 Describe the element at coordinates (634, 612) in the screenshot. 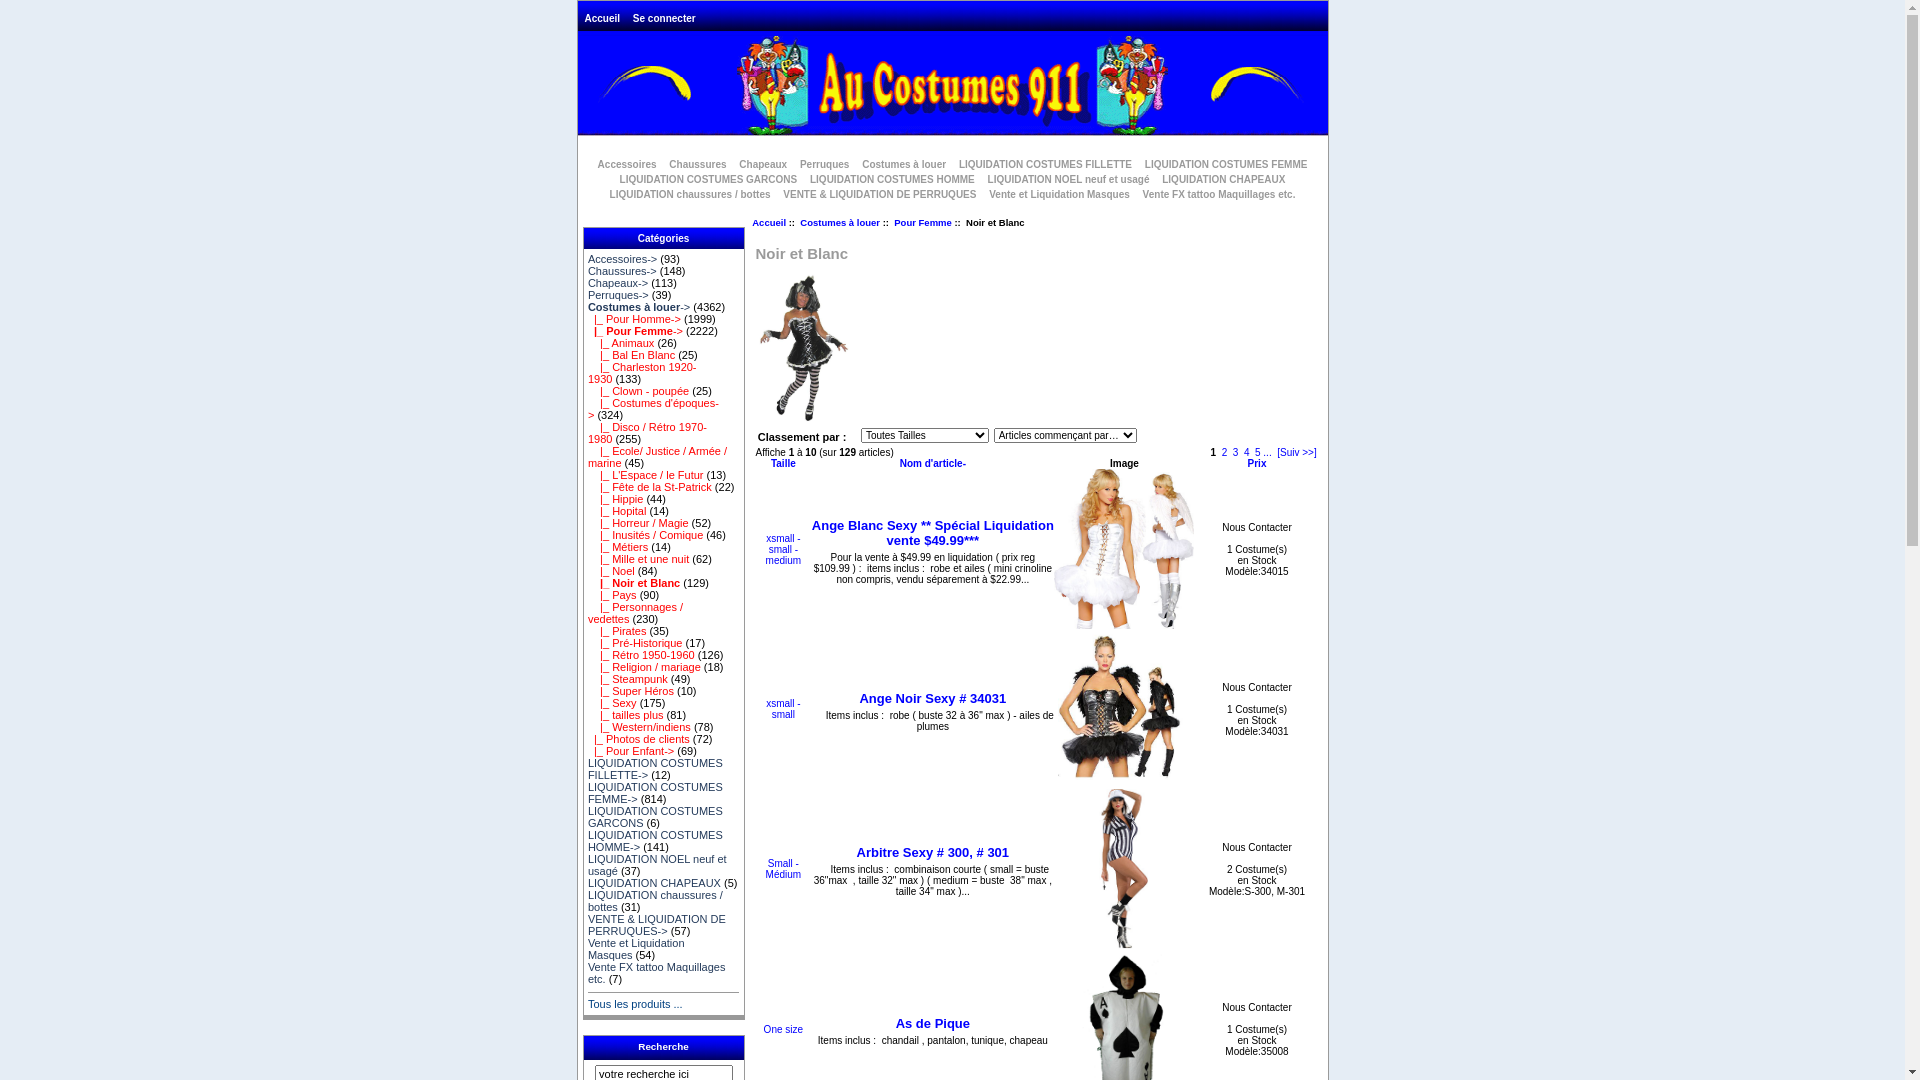

I see `'    |_ Personnages / vedettes'` at that location.